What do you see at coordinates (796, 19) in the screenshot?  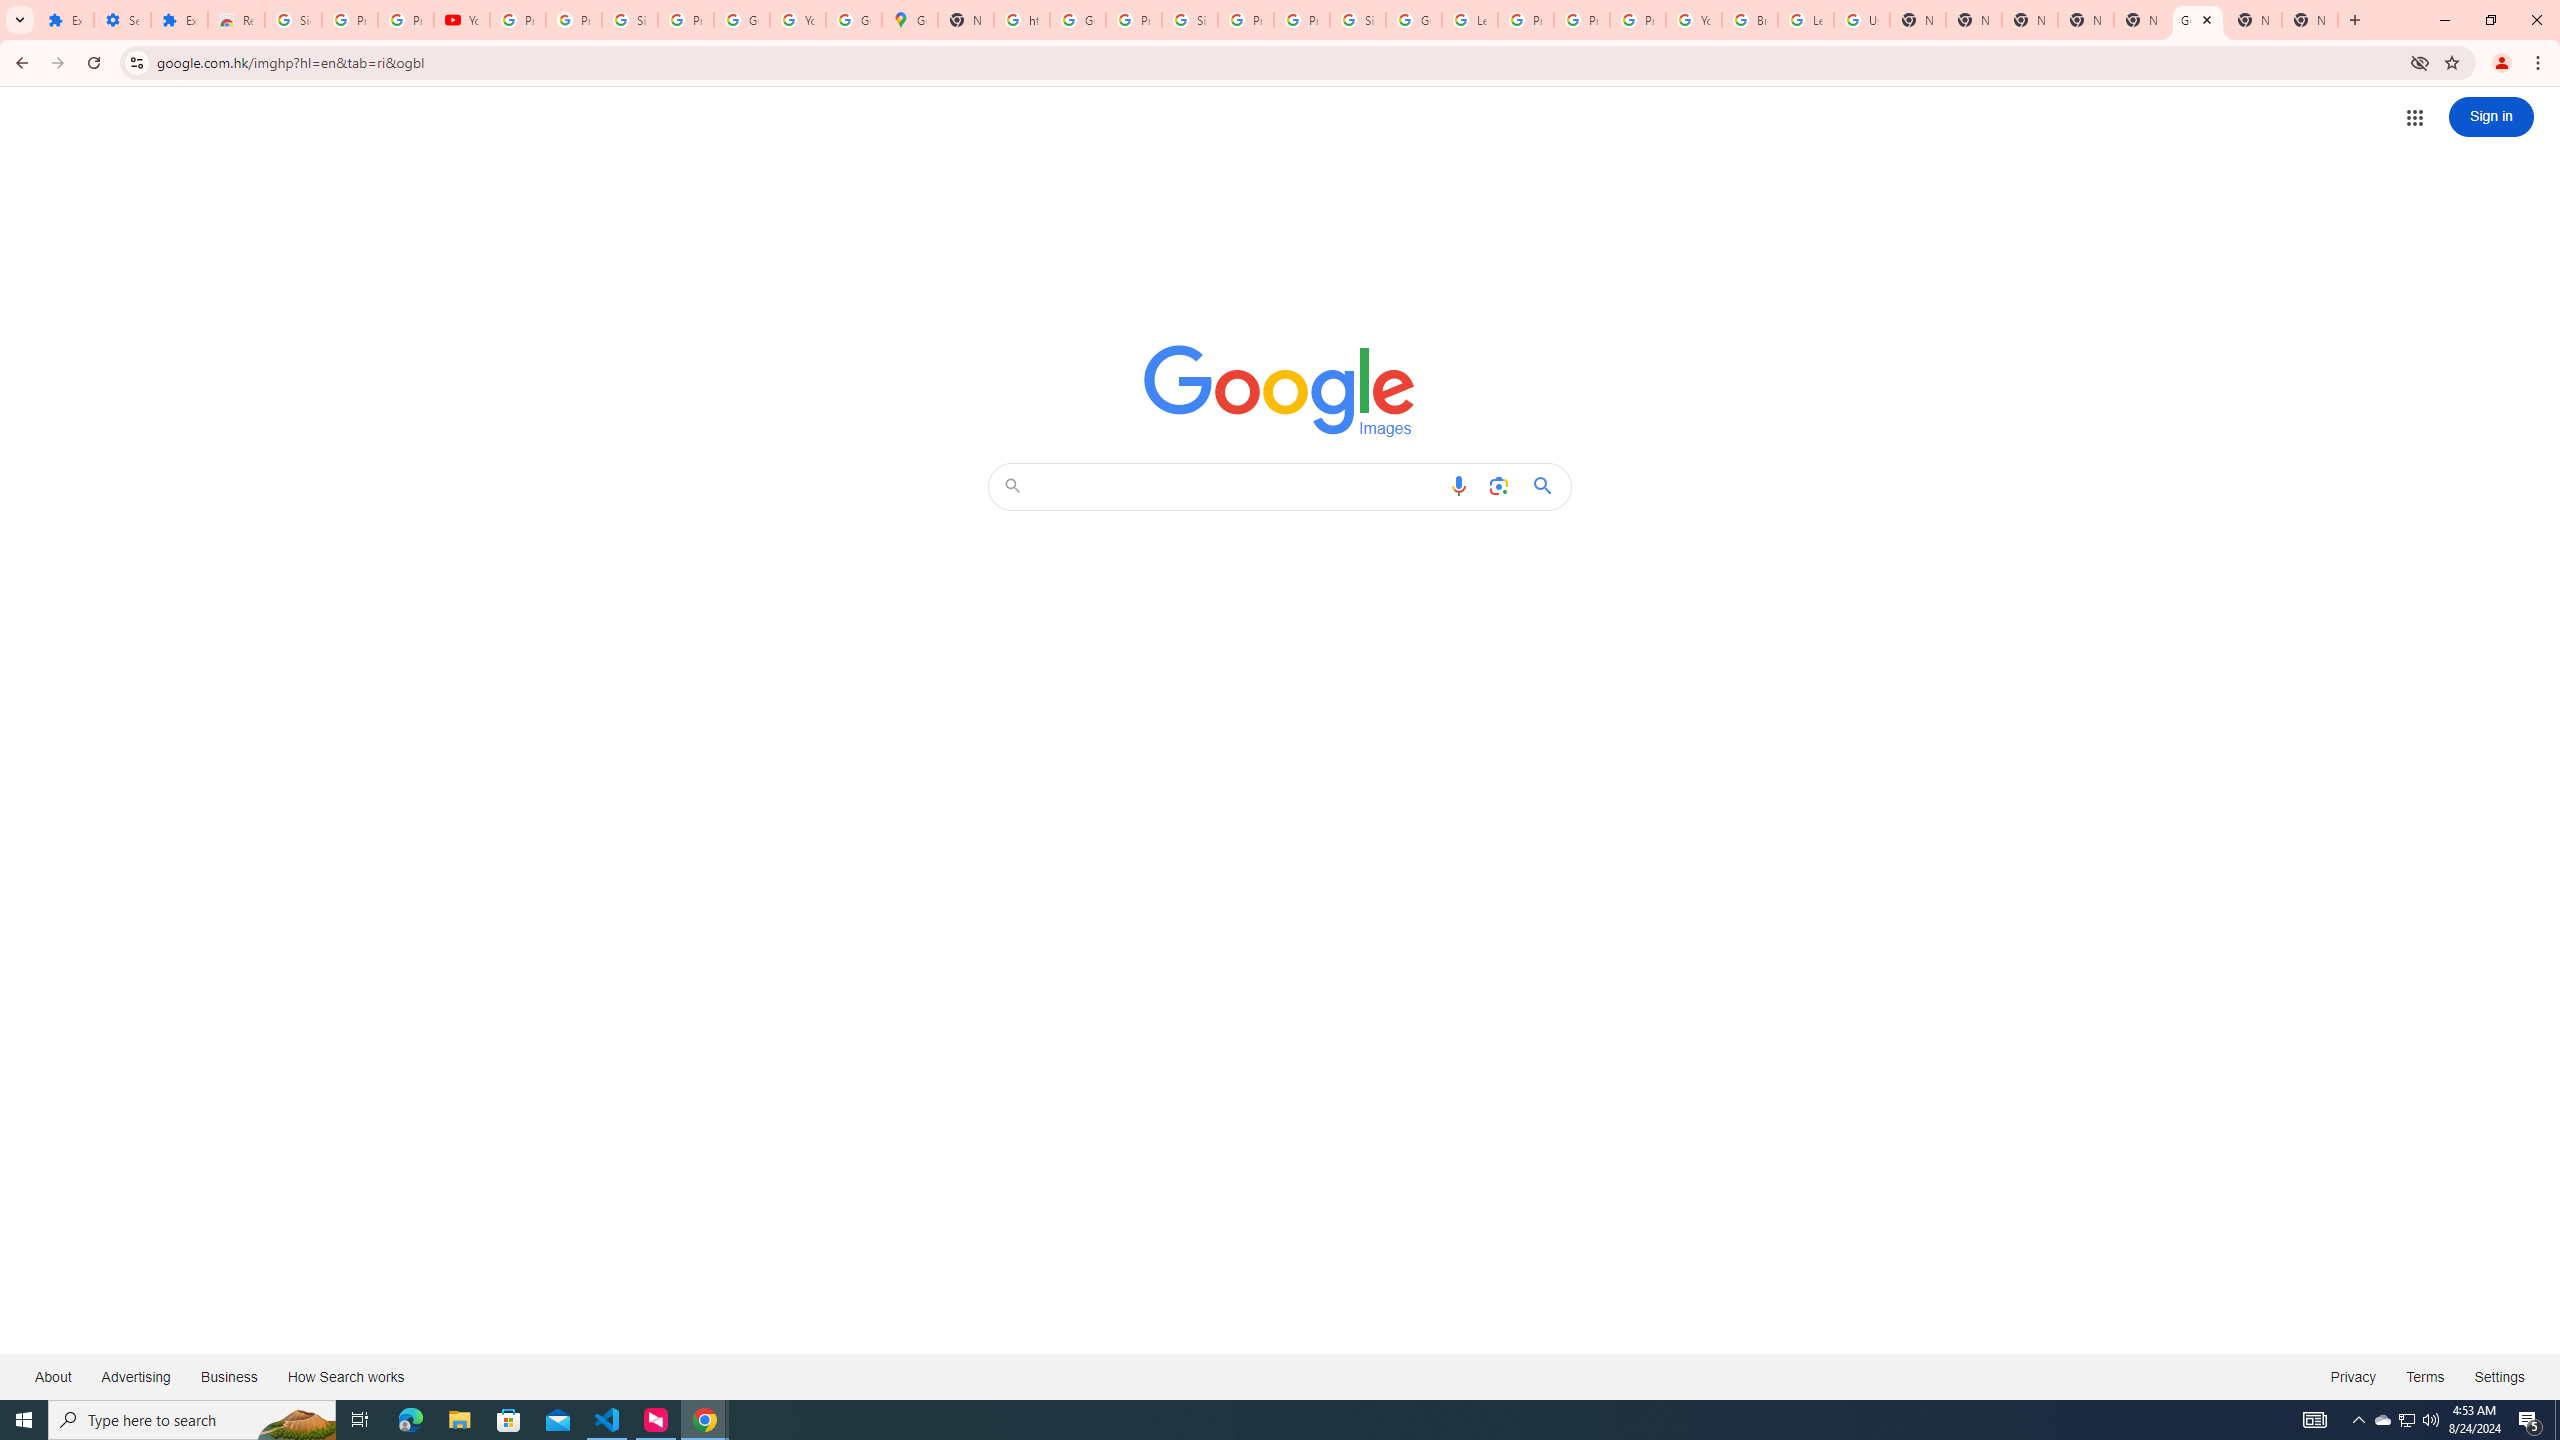 I see `'YouTube'` at bounding box center [796, 19].